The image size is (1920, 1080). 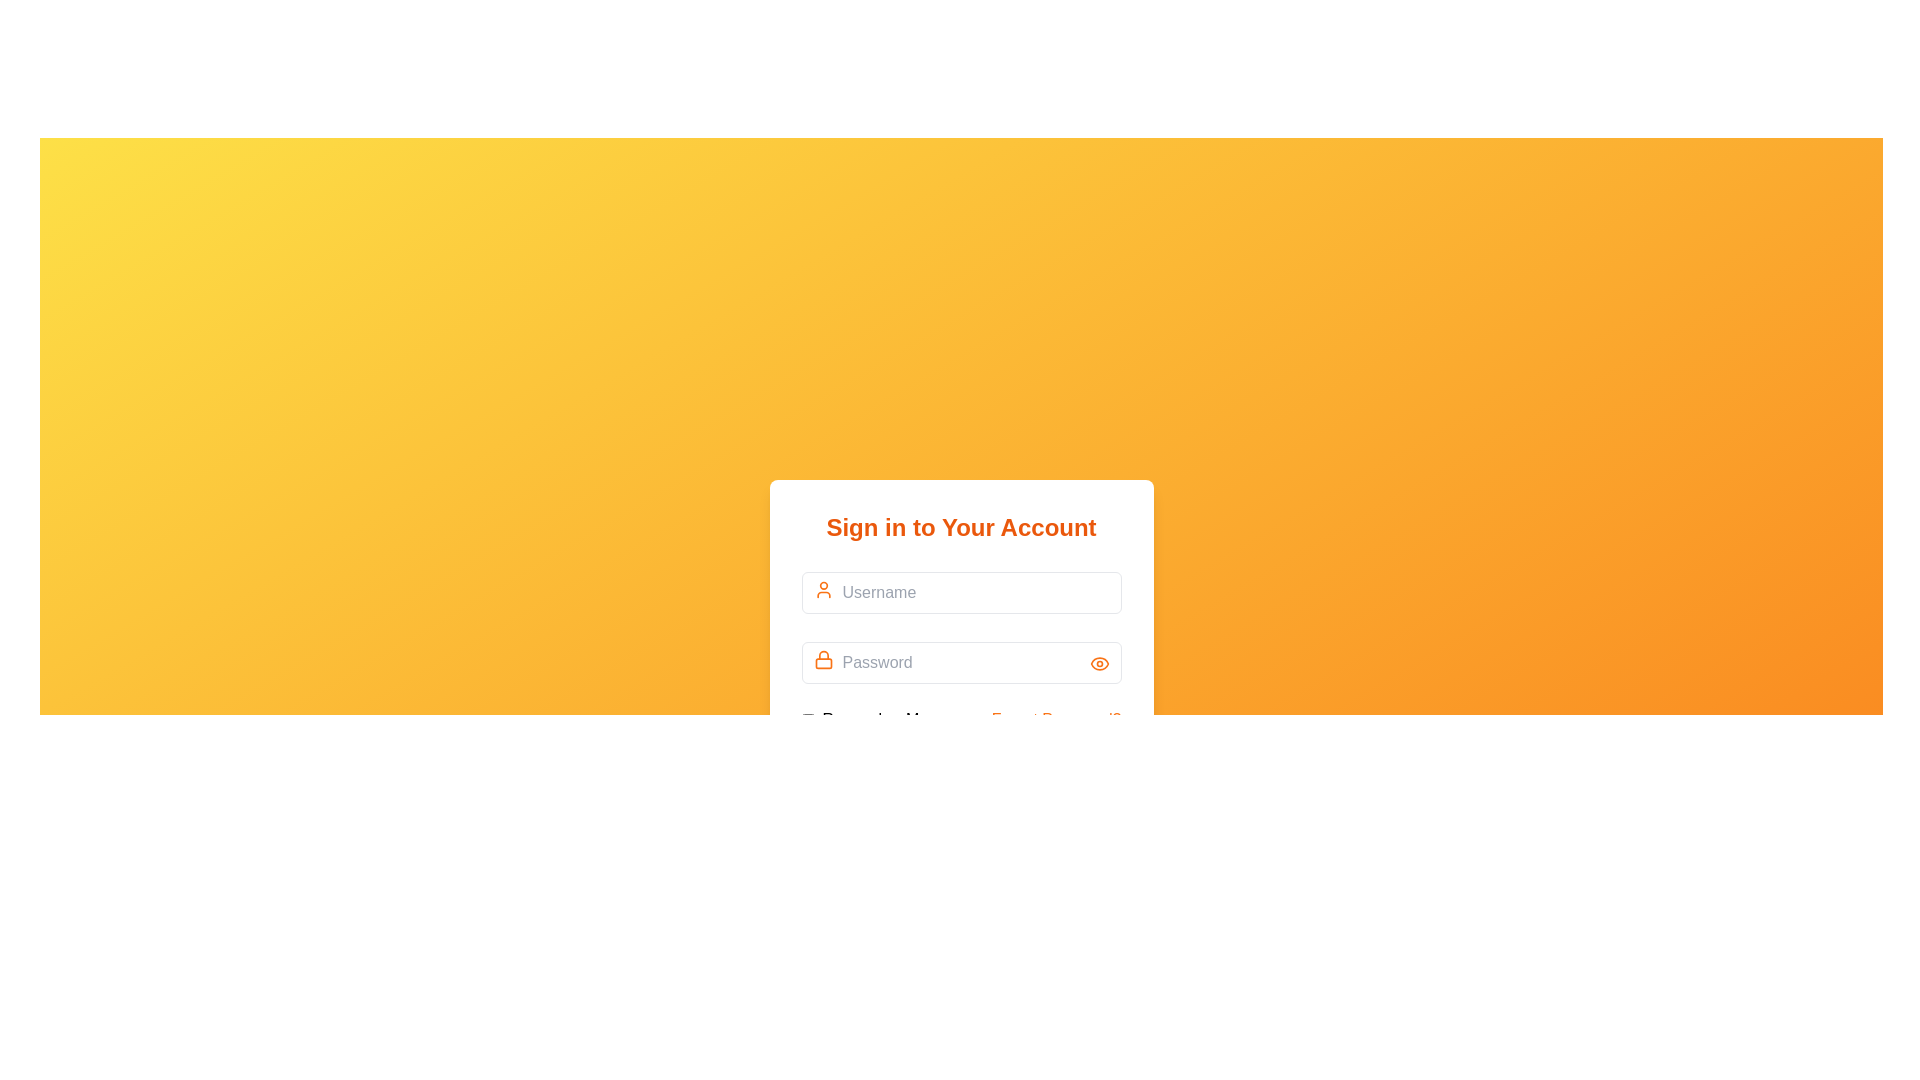 I want to click on the hyperlink for password recovery located to the right of the 'Remember Me' checkbox in the login panel, so click(x=1055, y=720).